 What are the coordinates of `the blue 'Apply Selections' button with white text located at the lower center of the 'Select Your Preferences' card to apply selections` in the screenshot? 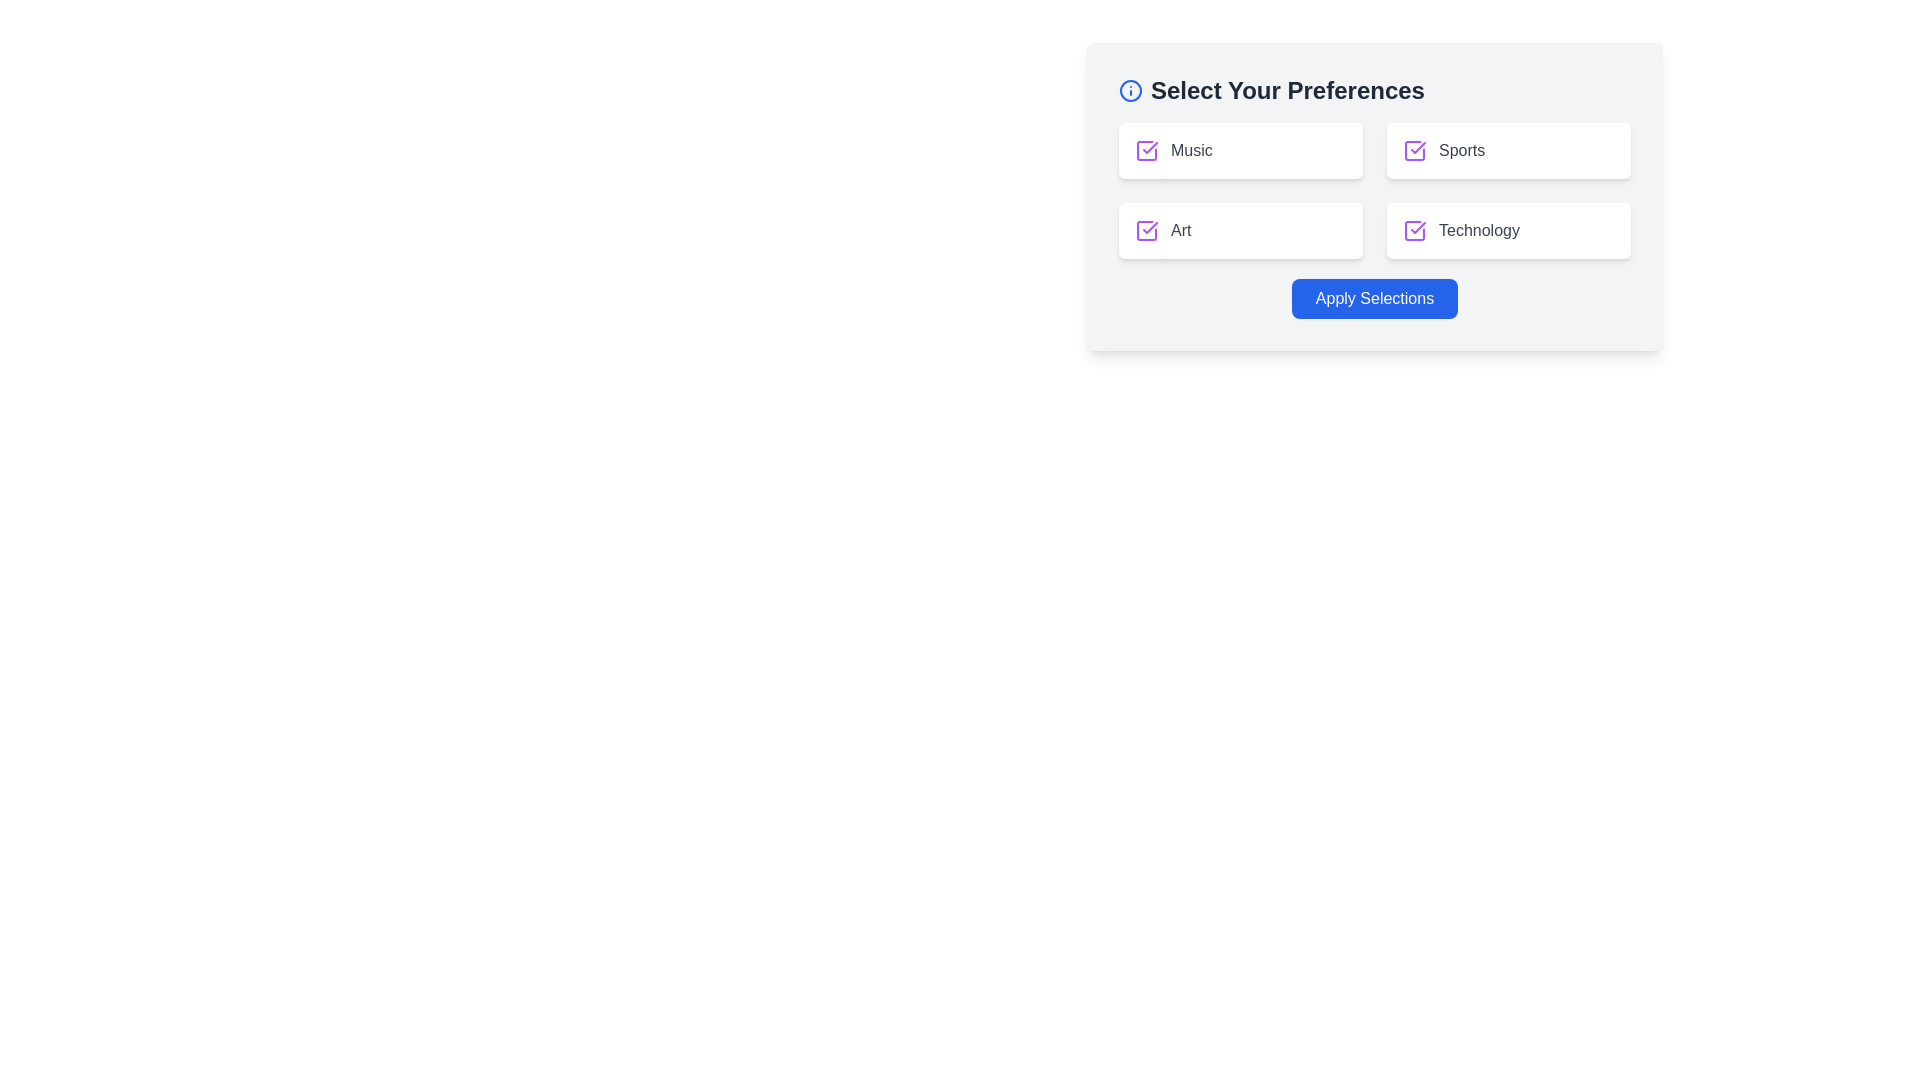 It's located at (1373, 299).